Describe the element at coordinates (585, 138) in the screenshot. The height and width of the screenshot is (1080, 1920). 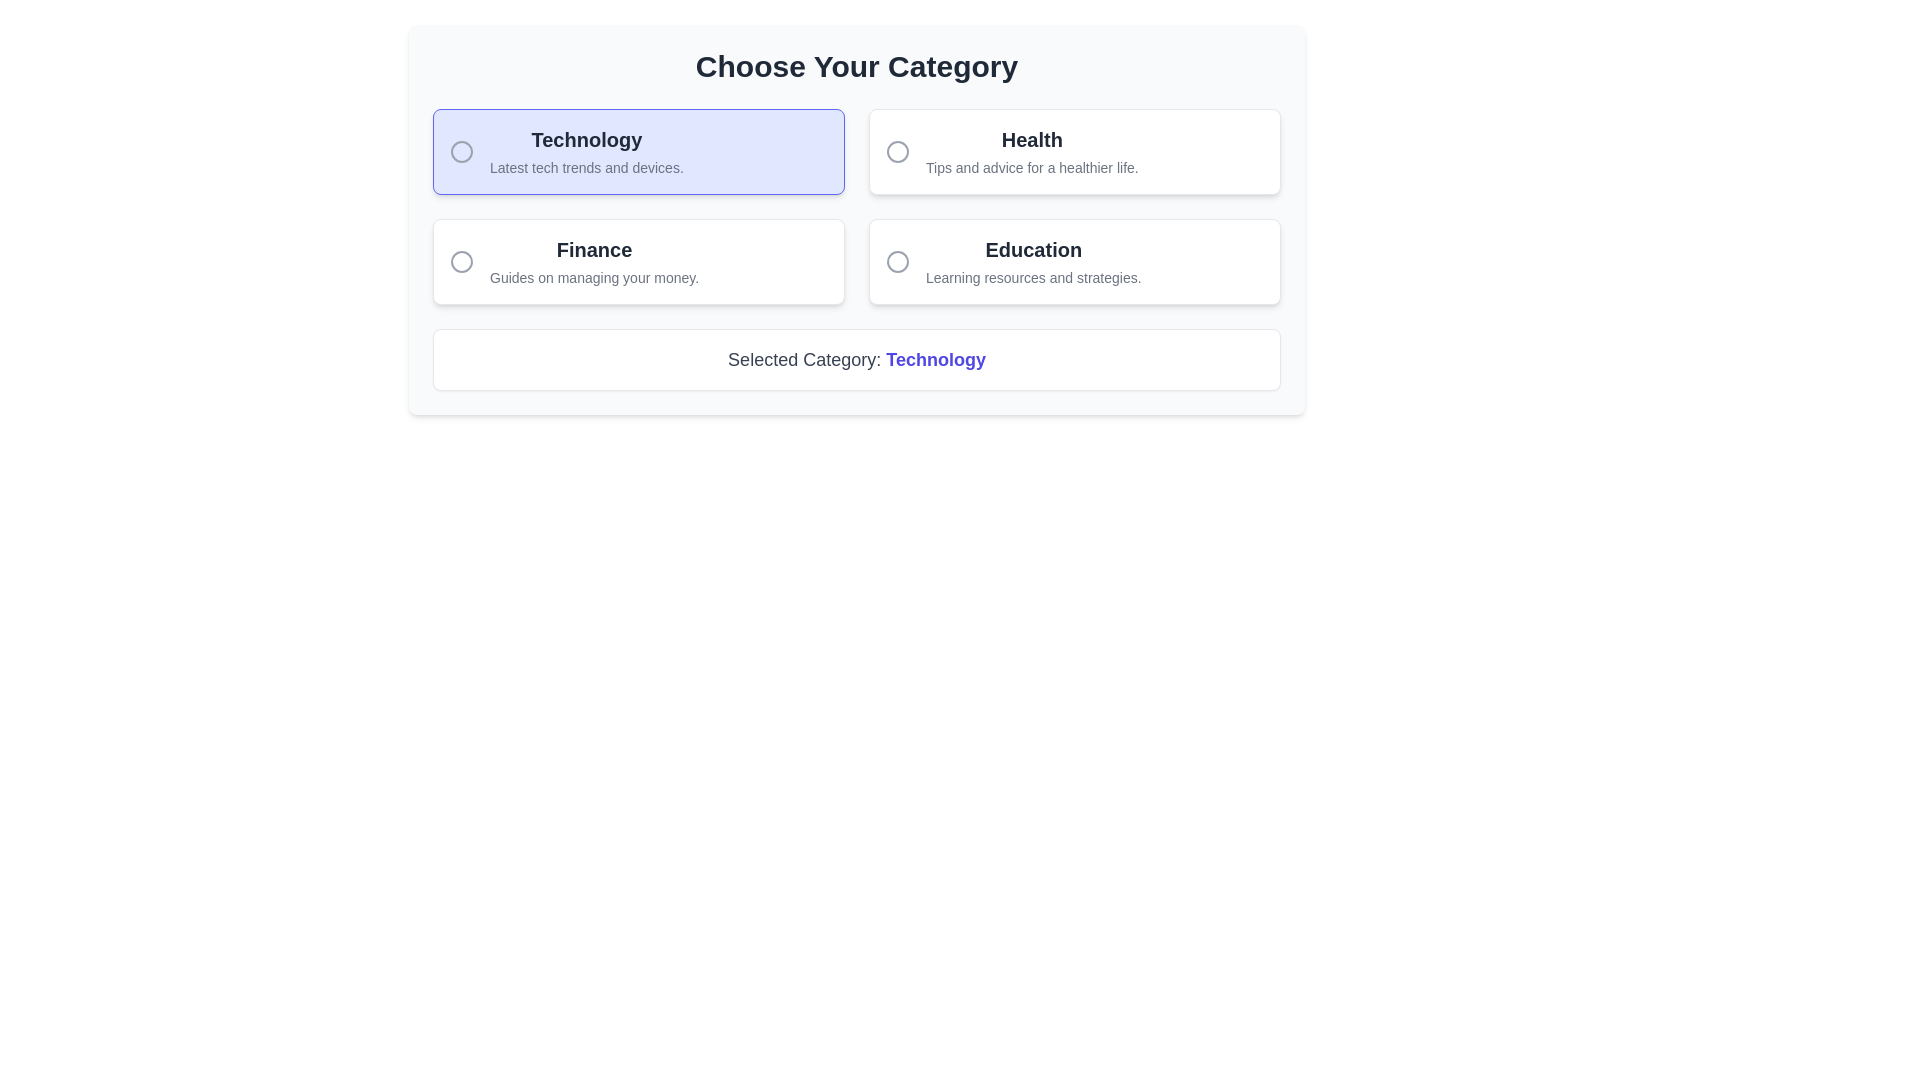
I see `the 'Technology' text label located at the top-left corner of the category choice group` at that location.